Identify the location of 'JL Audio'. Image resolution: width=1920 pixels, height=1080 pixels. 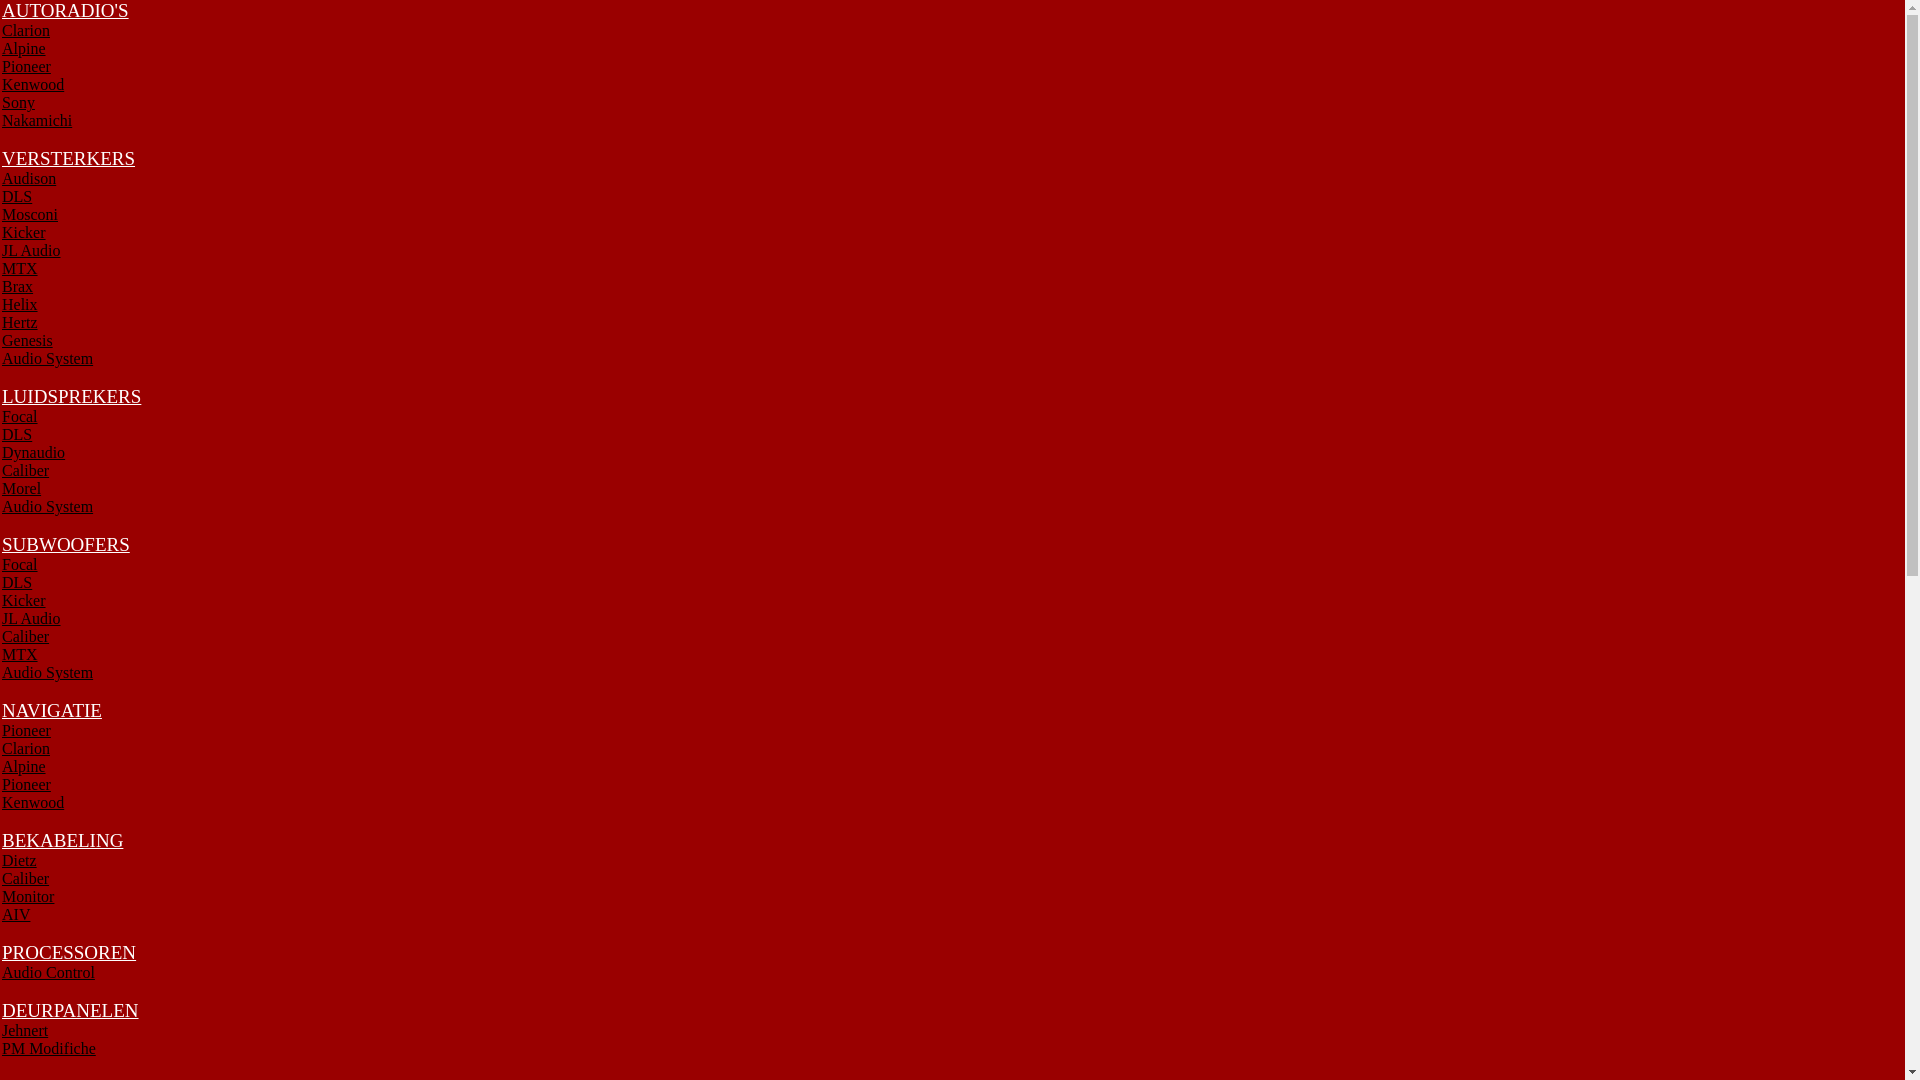
(31, 617).